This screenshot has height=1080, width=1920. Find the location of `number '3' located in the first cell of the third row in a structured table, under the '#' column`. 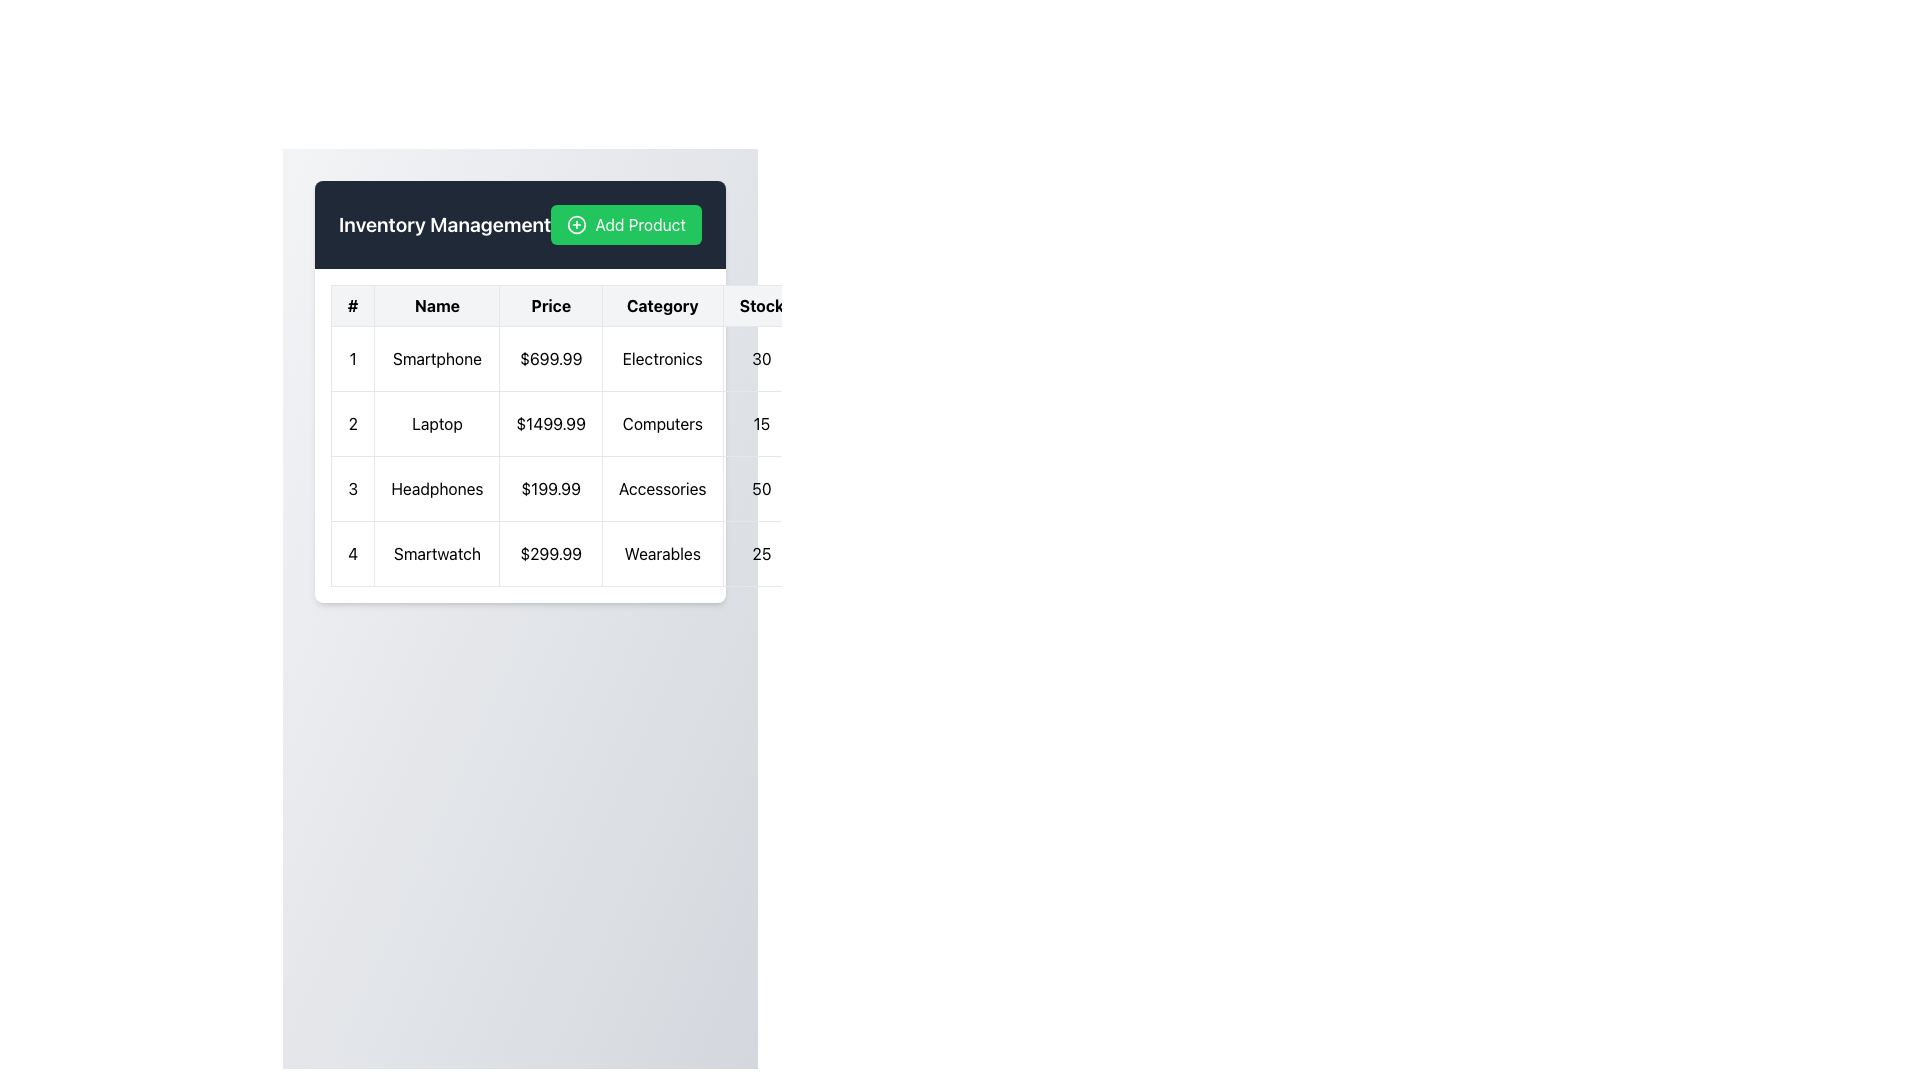

number '3' located in the first cell of the third row in a structured table, under the '#' column is located at coordinates (353, 489).